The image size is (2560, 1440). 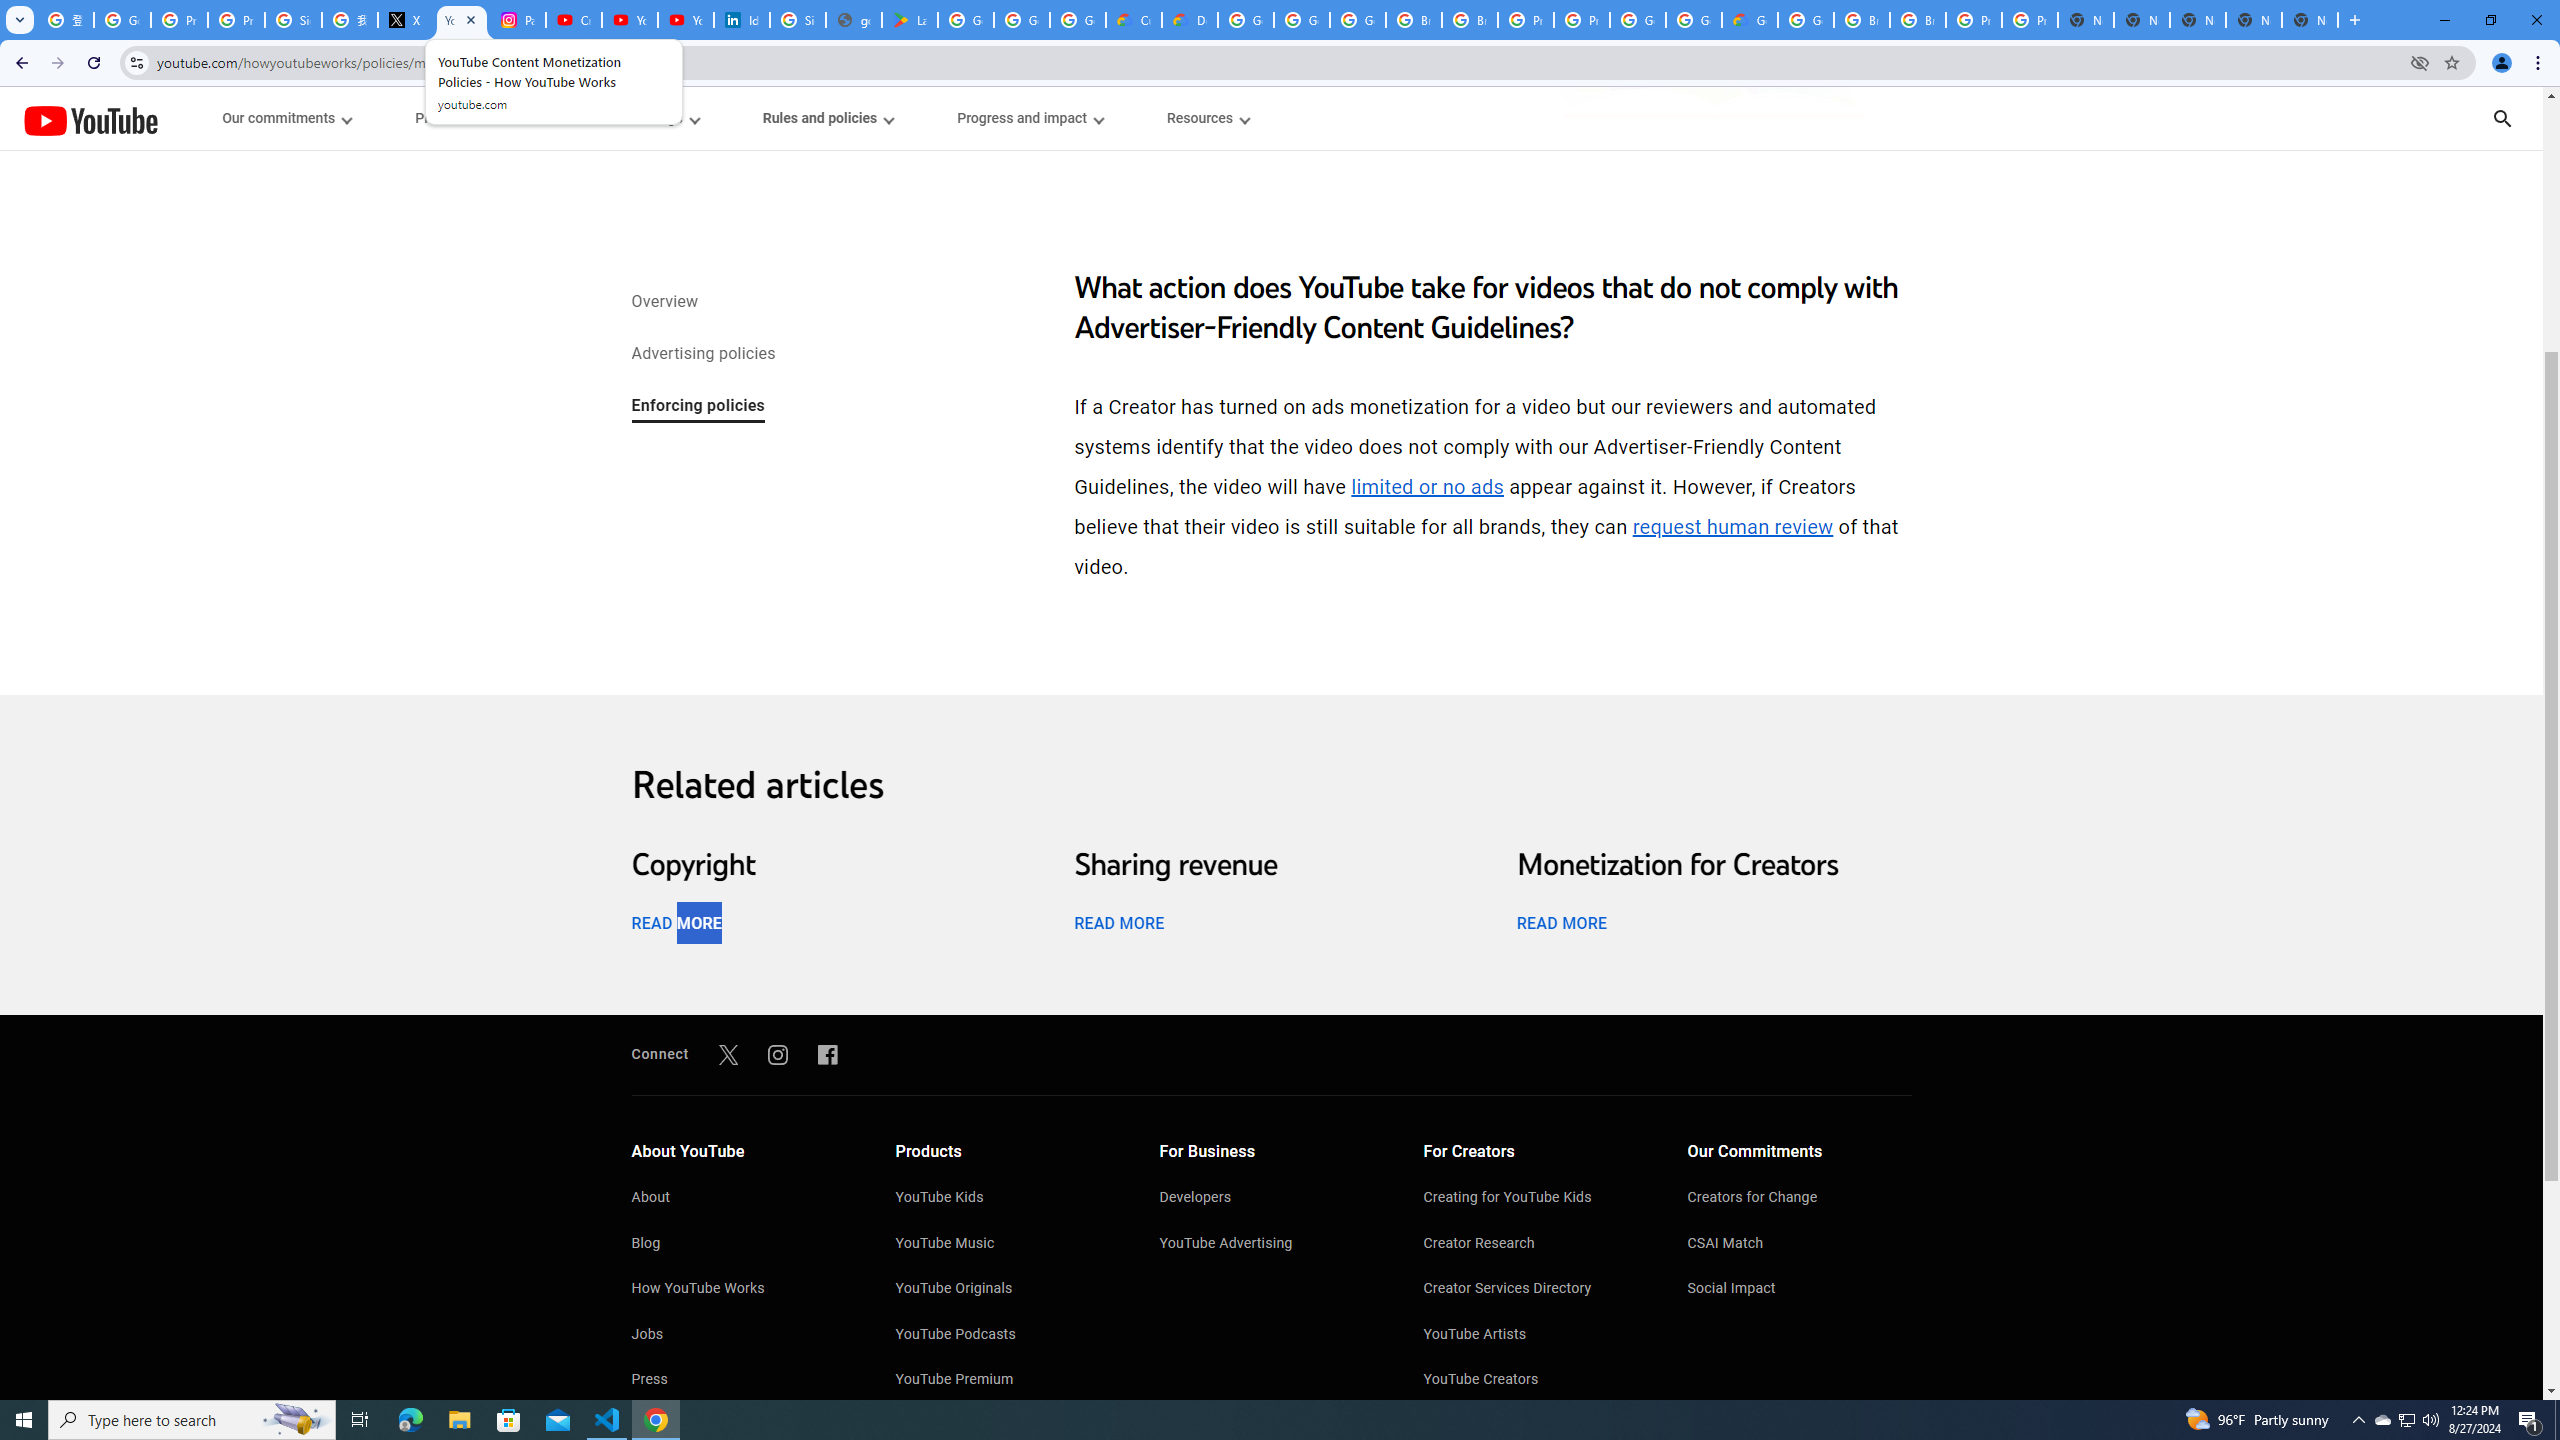 What do you see at coordinates (2502, 62) in the screenshot?
I see `'You'` at bounding box center [2502, 62].